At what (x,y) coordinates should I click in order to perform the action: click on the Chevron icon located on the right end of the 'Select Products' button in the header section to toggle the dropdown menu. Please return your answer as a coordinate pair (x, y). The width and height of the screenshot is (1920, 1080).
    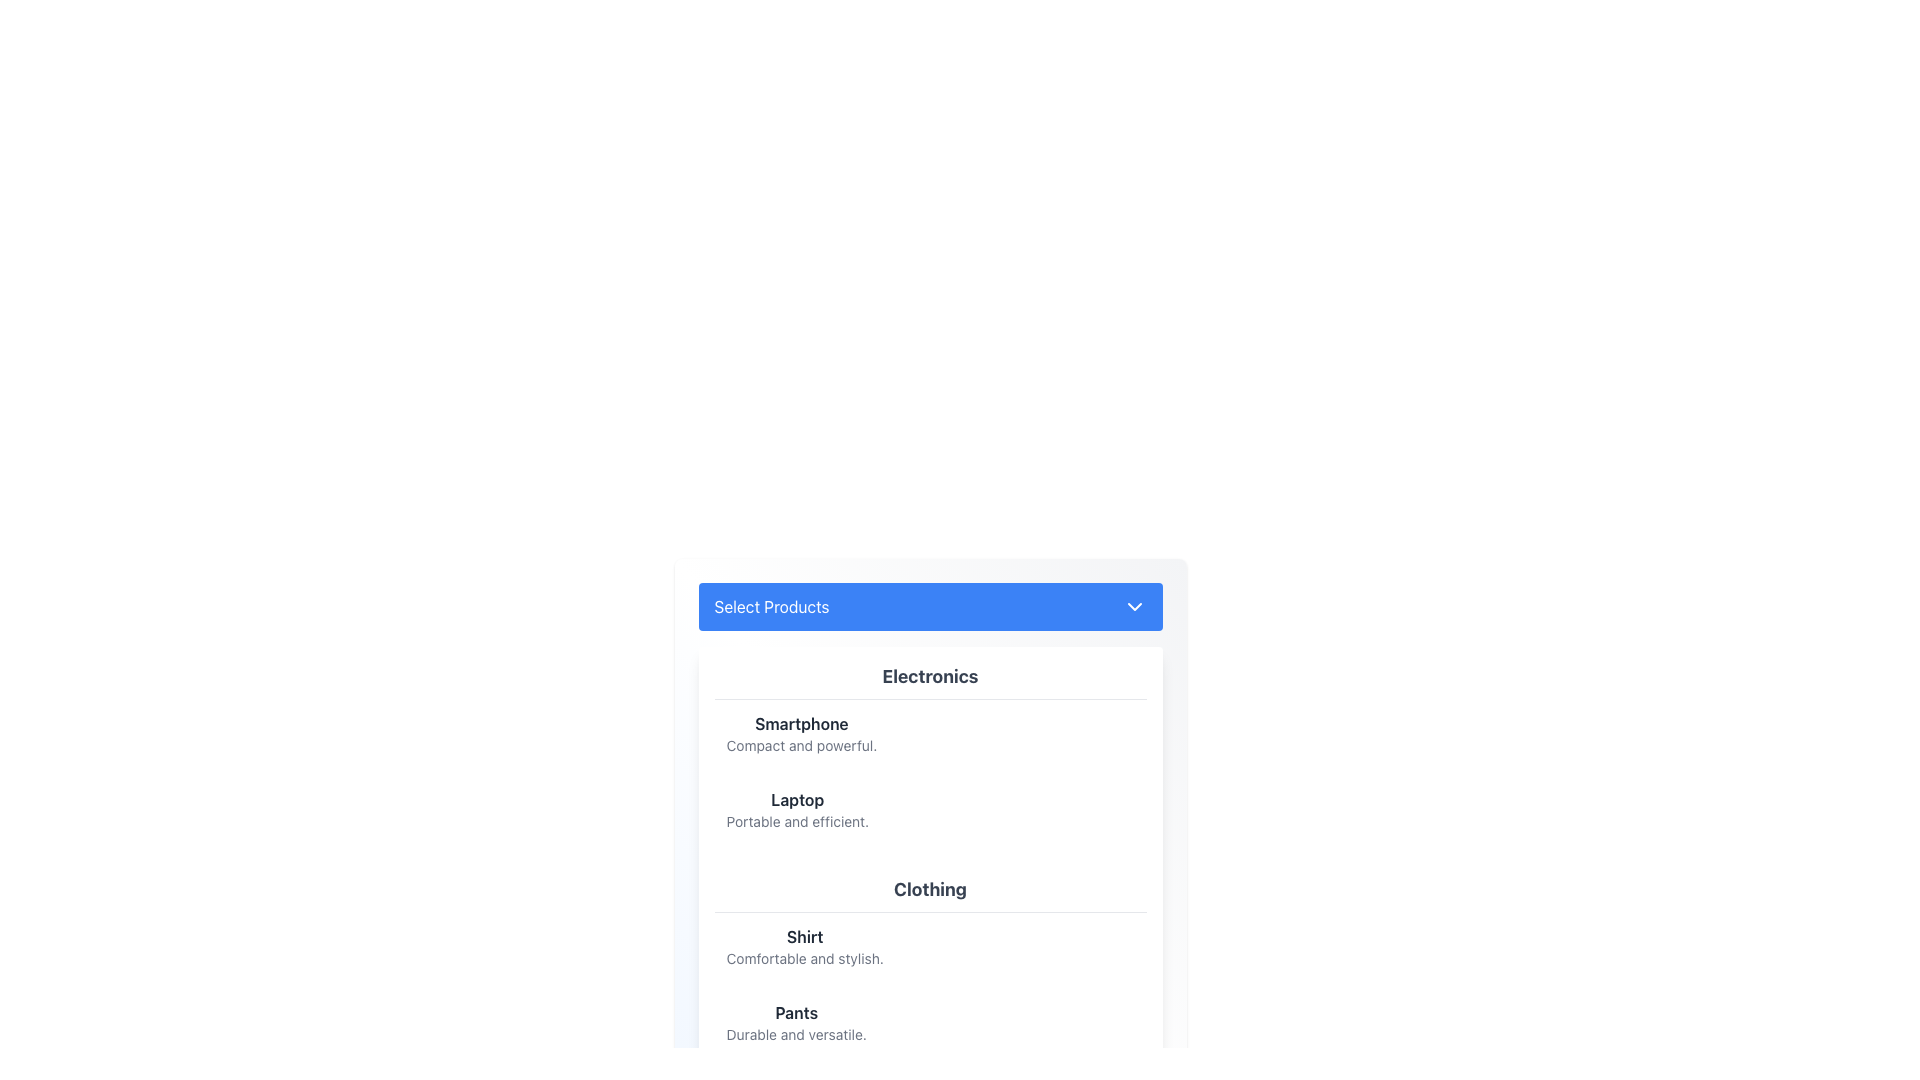
    Looking at the image, I should click on (1134, 605).